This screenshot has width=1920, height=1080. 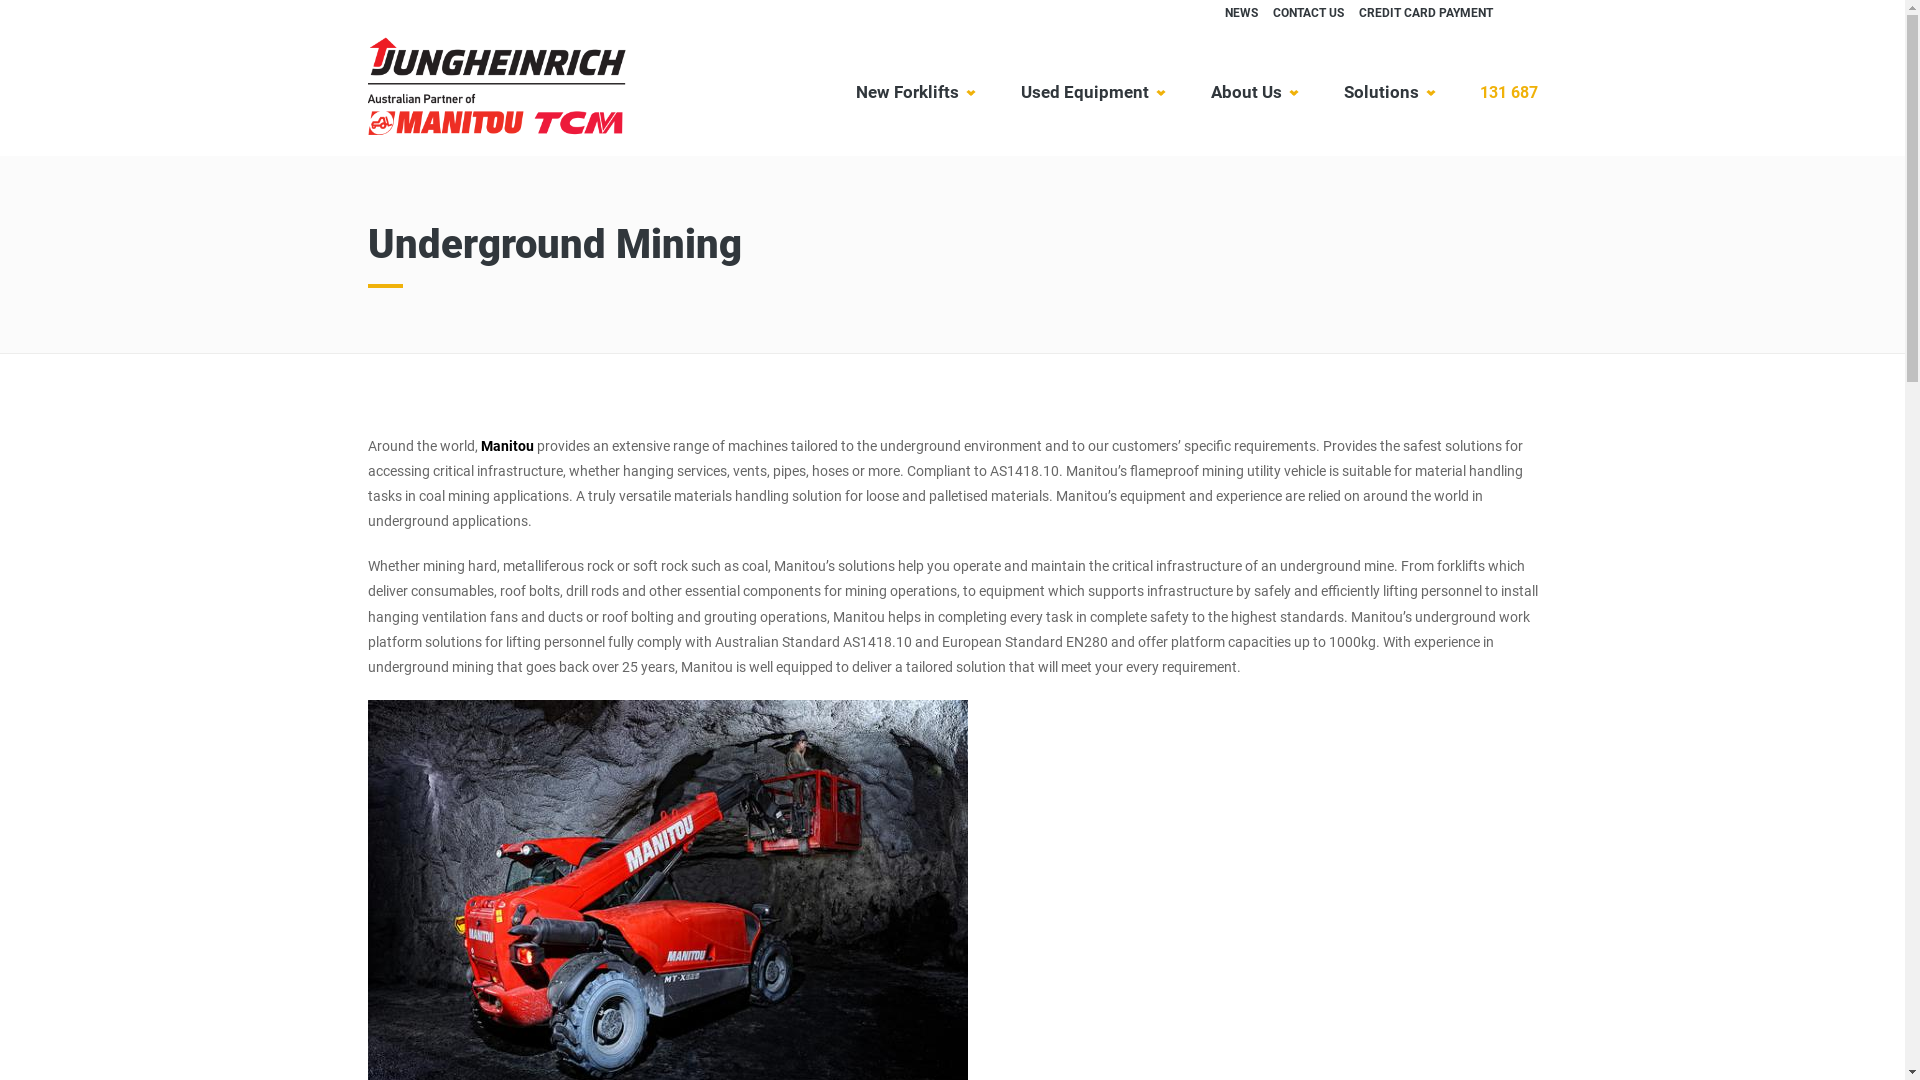 What do you see at coordinates (1308, 12) in the screenshot?
I see `'CONTACT US'` at bounding box center [1308, 12].